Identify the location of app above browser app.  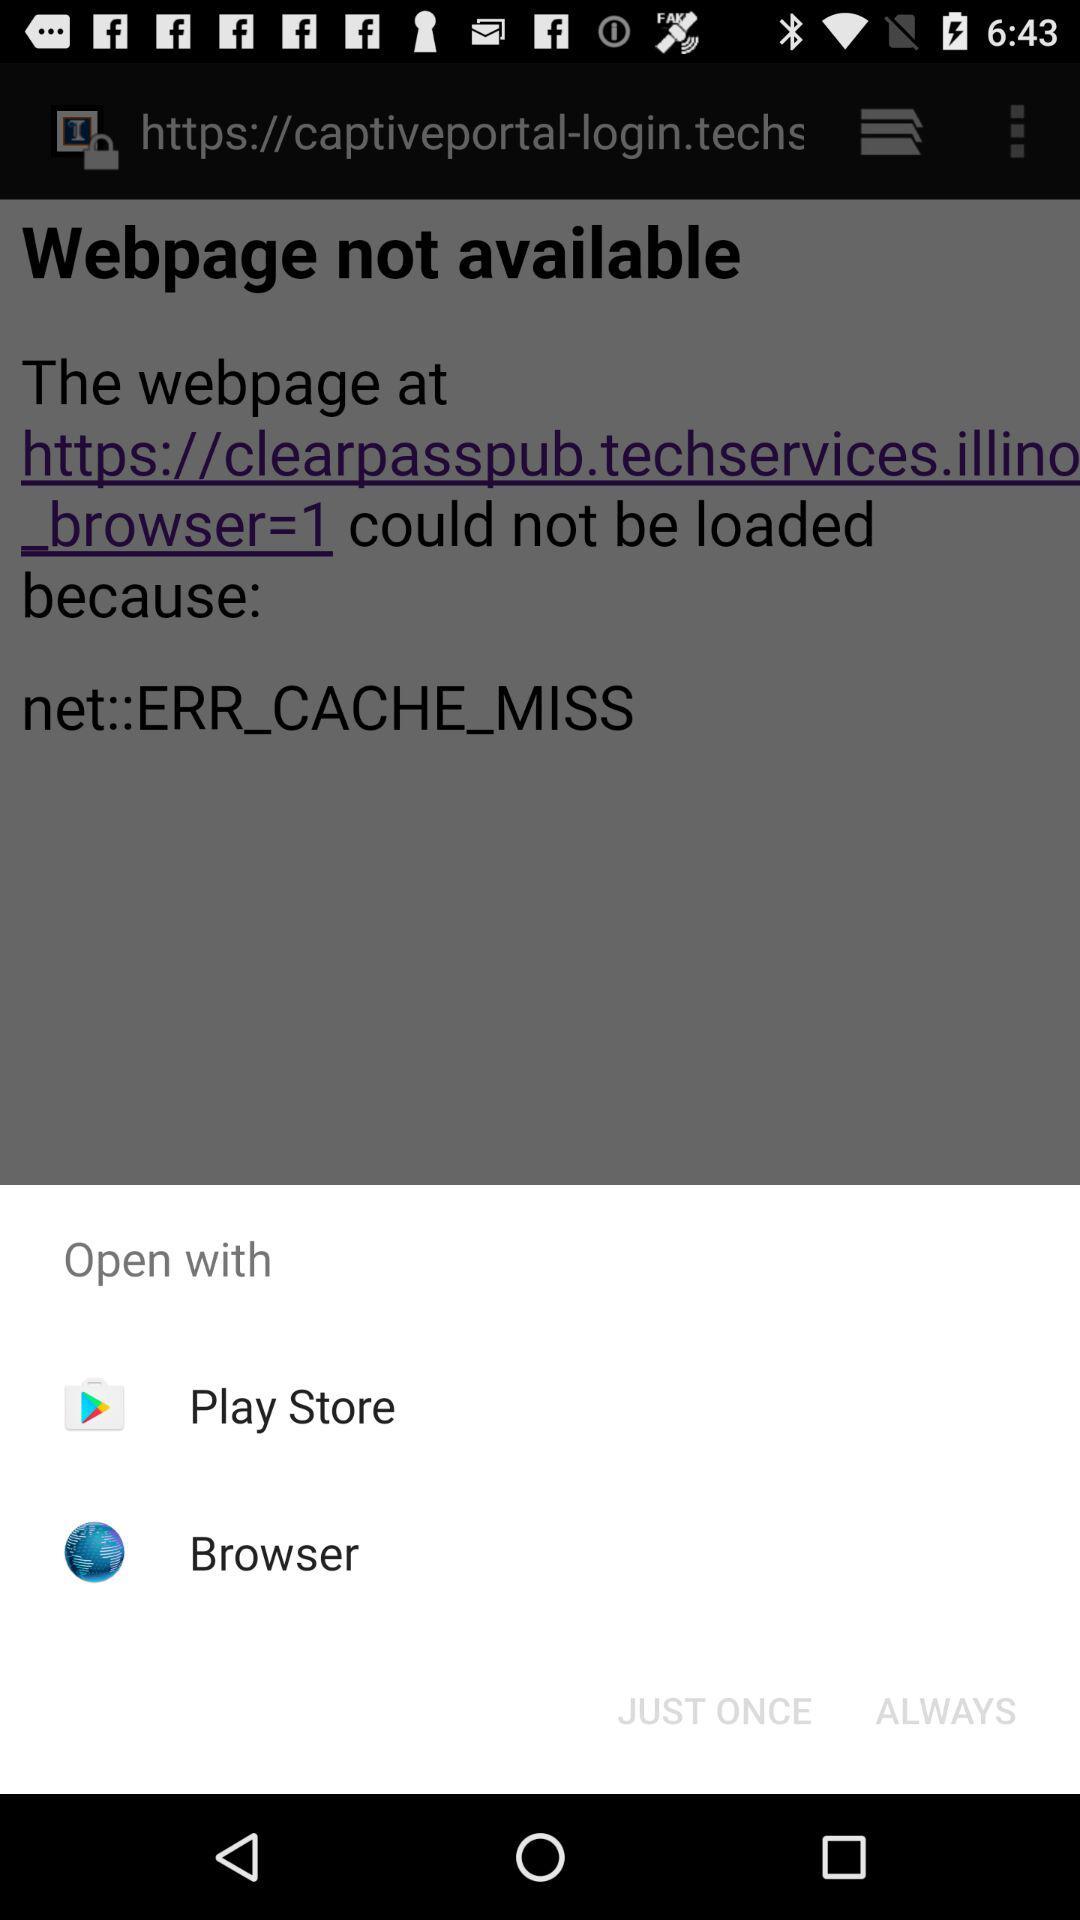
(292, 1404).